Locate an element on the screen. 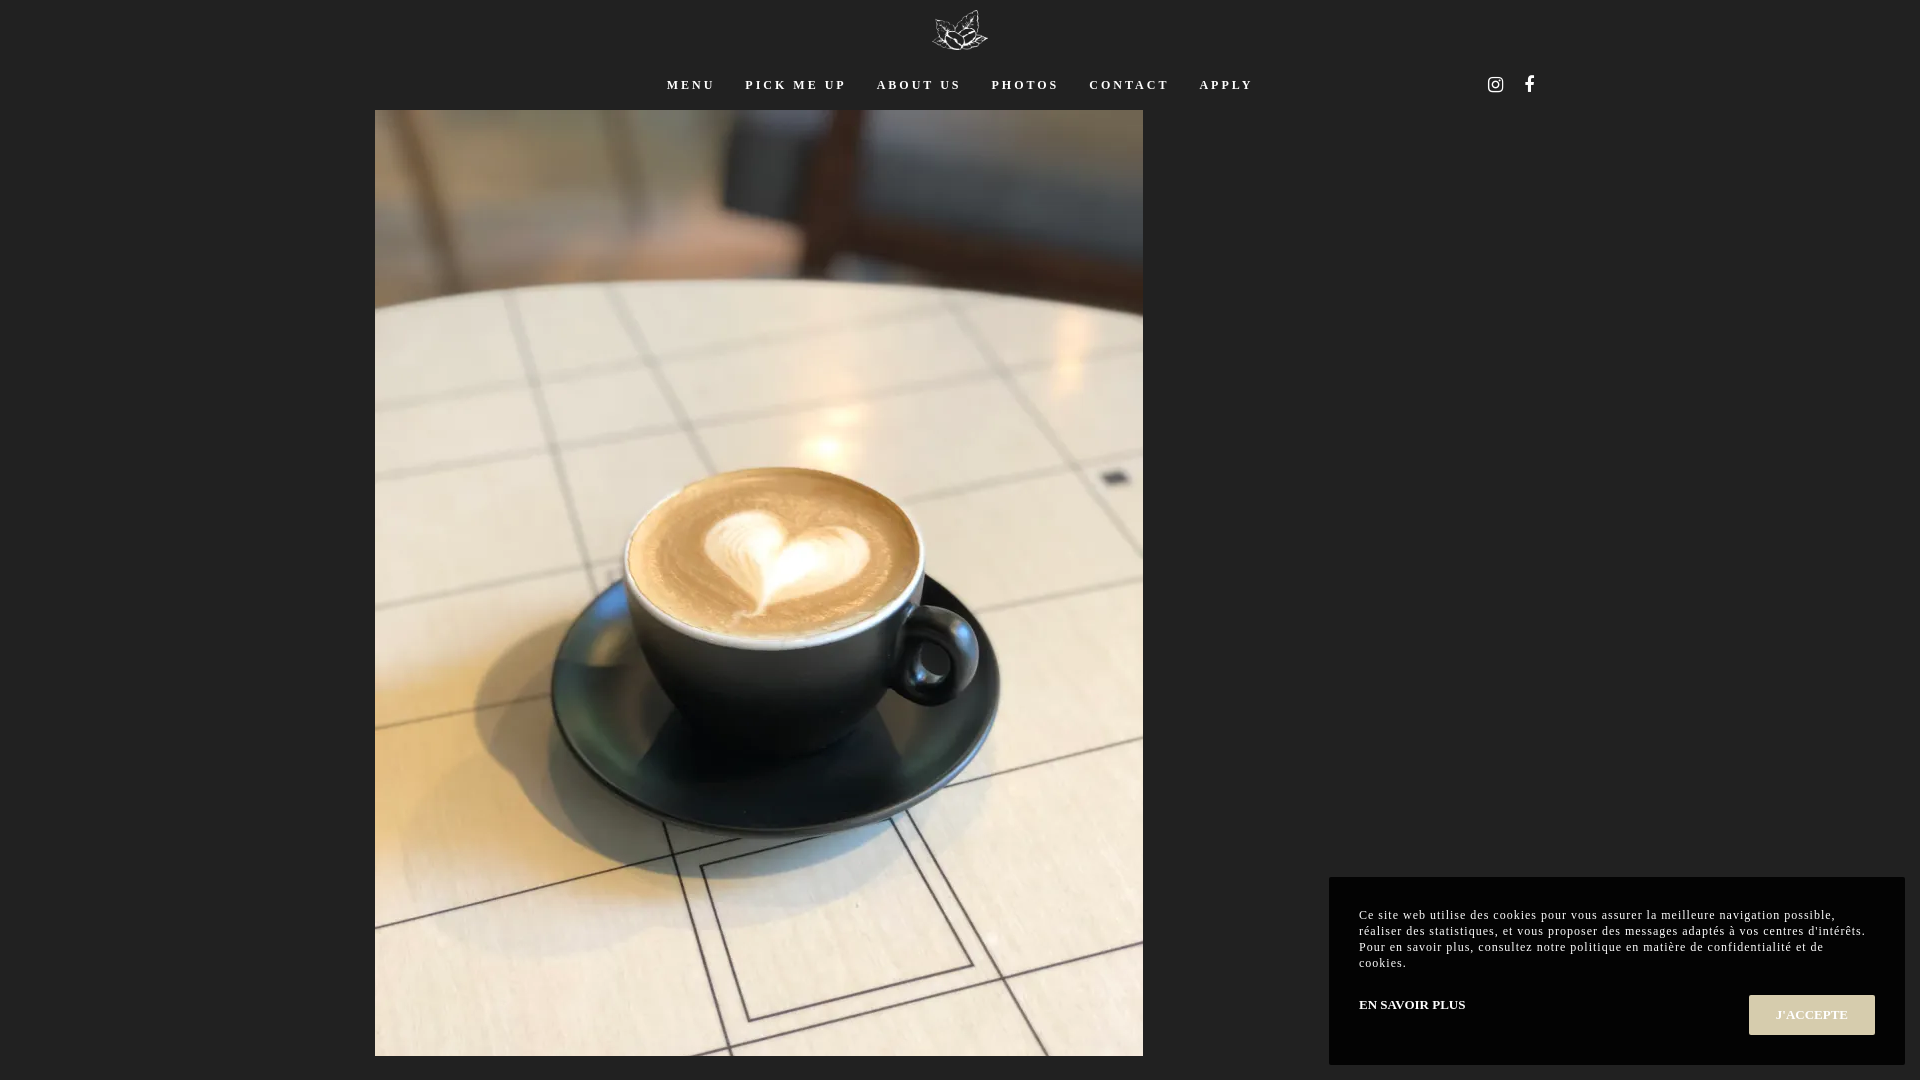 This screenshot has height=1080, width=1920. 'EN SAVOIR PLUS' is located at coordinates (1410, 1004).